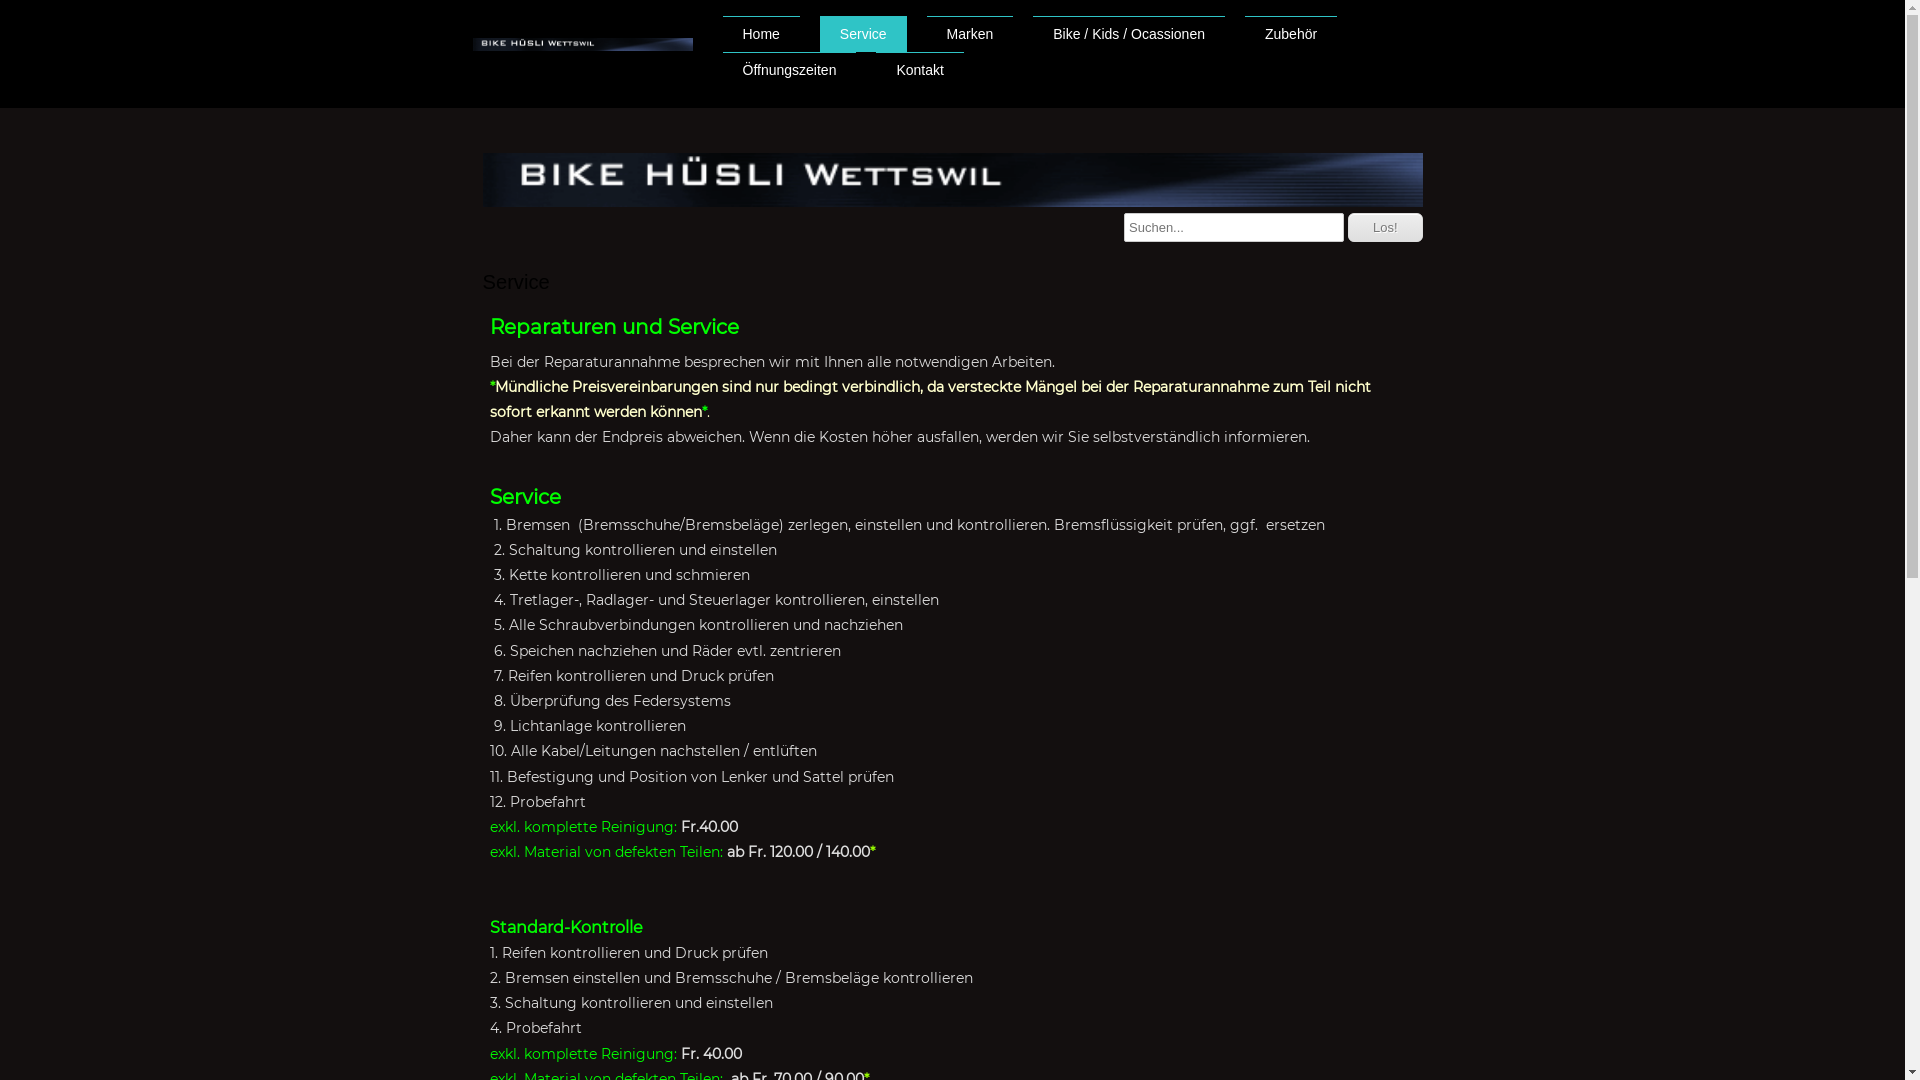 The width and height of the screenshot is (1920, 1080). I want to click on 'Home', so click(720, 34).